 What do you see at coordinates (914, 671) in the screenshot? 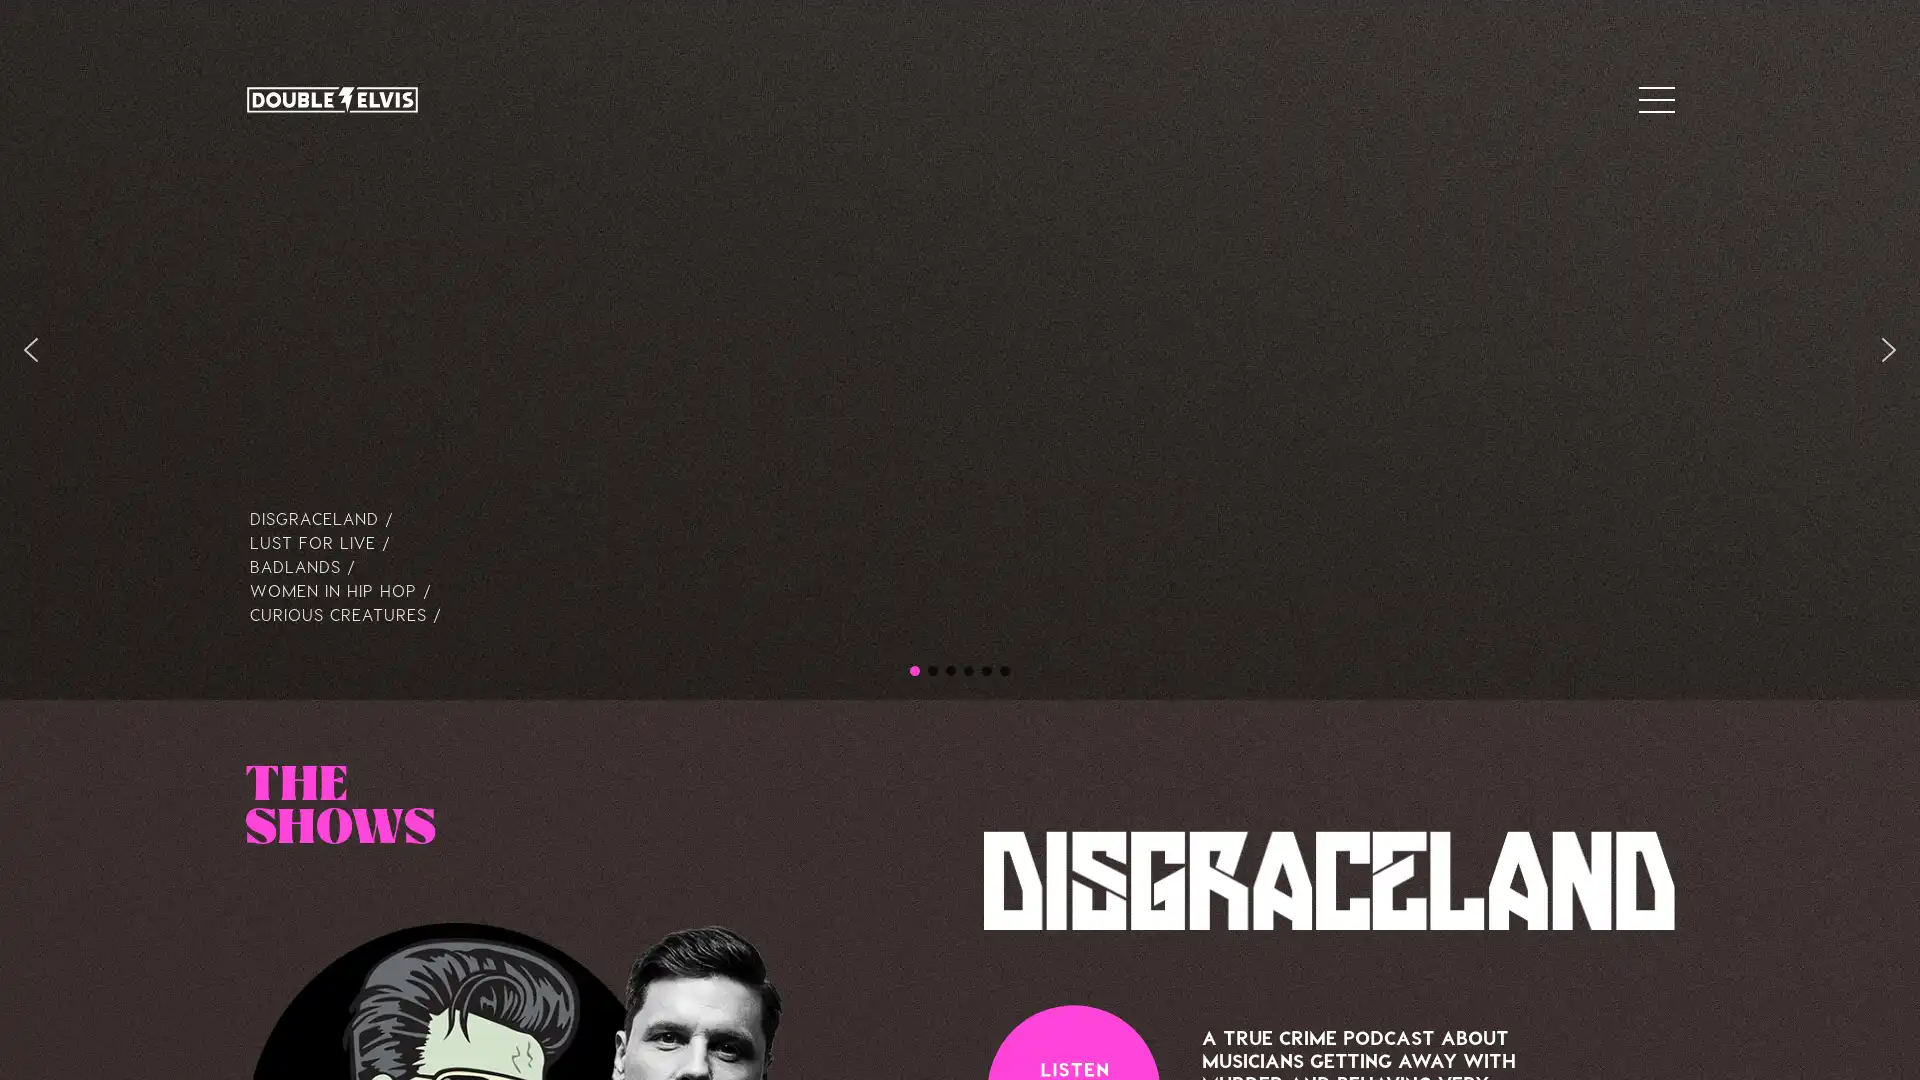
I see `DE hero` at bounding box center [914, 671].